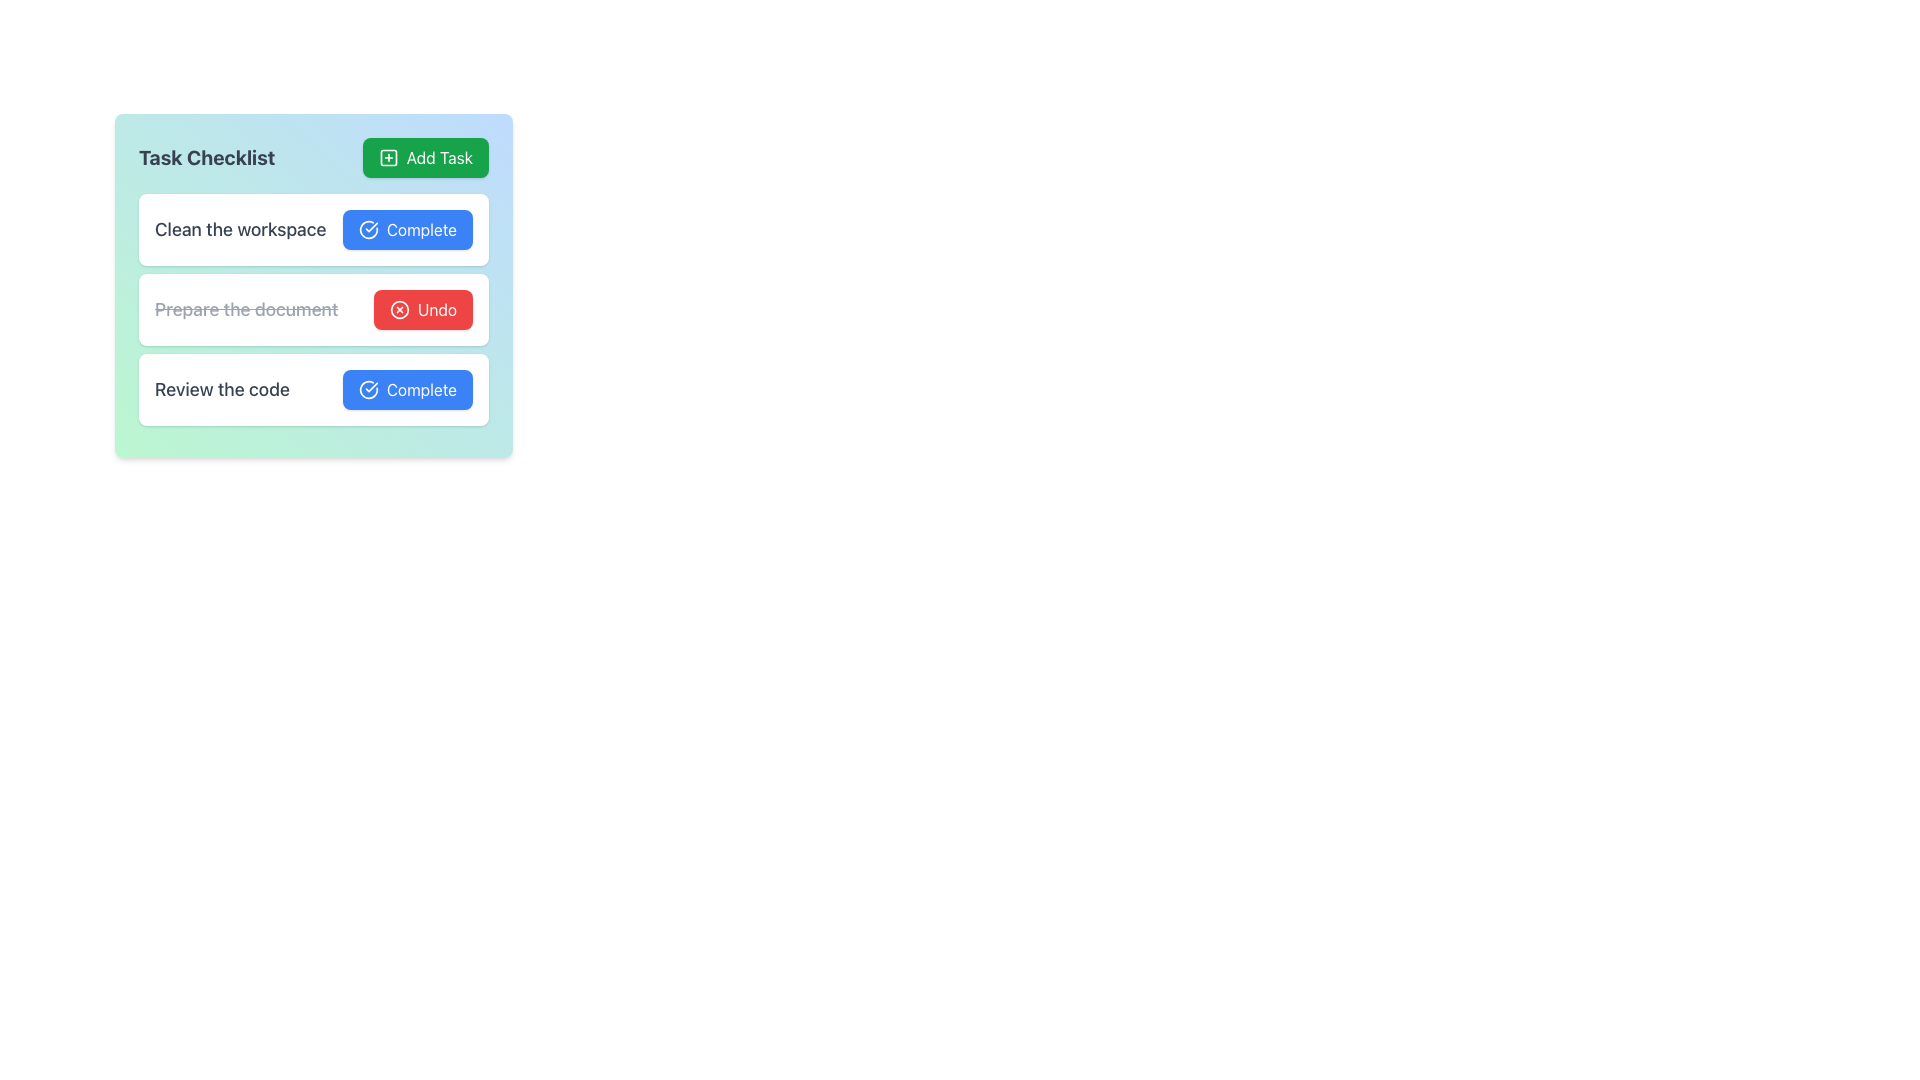 The image size is (1920, 1080). I want to click on the text label that serves as a title for the tasks management section, located at the top left of the interface, so click(207, 157).